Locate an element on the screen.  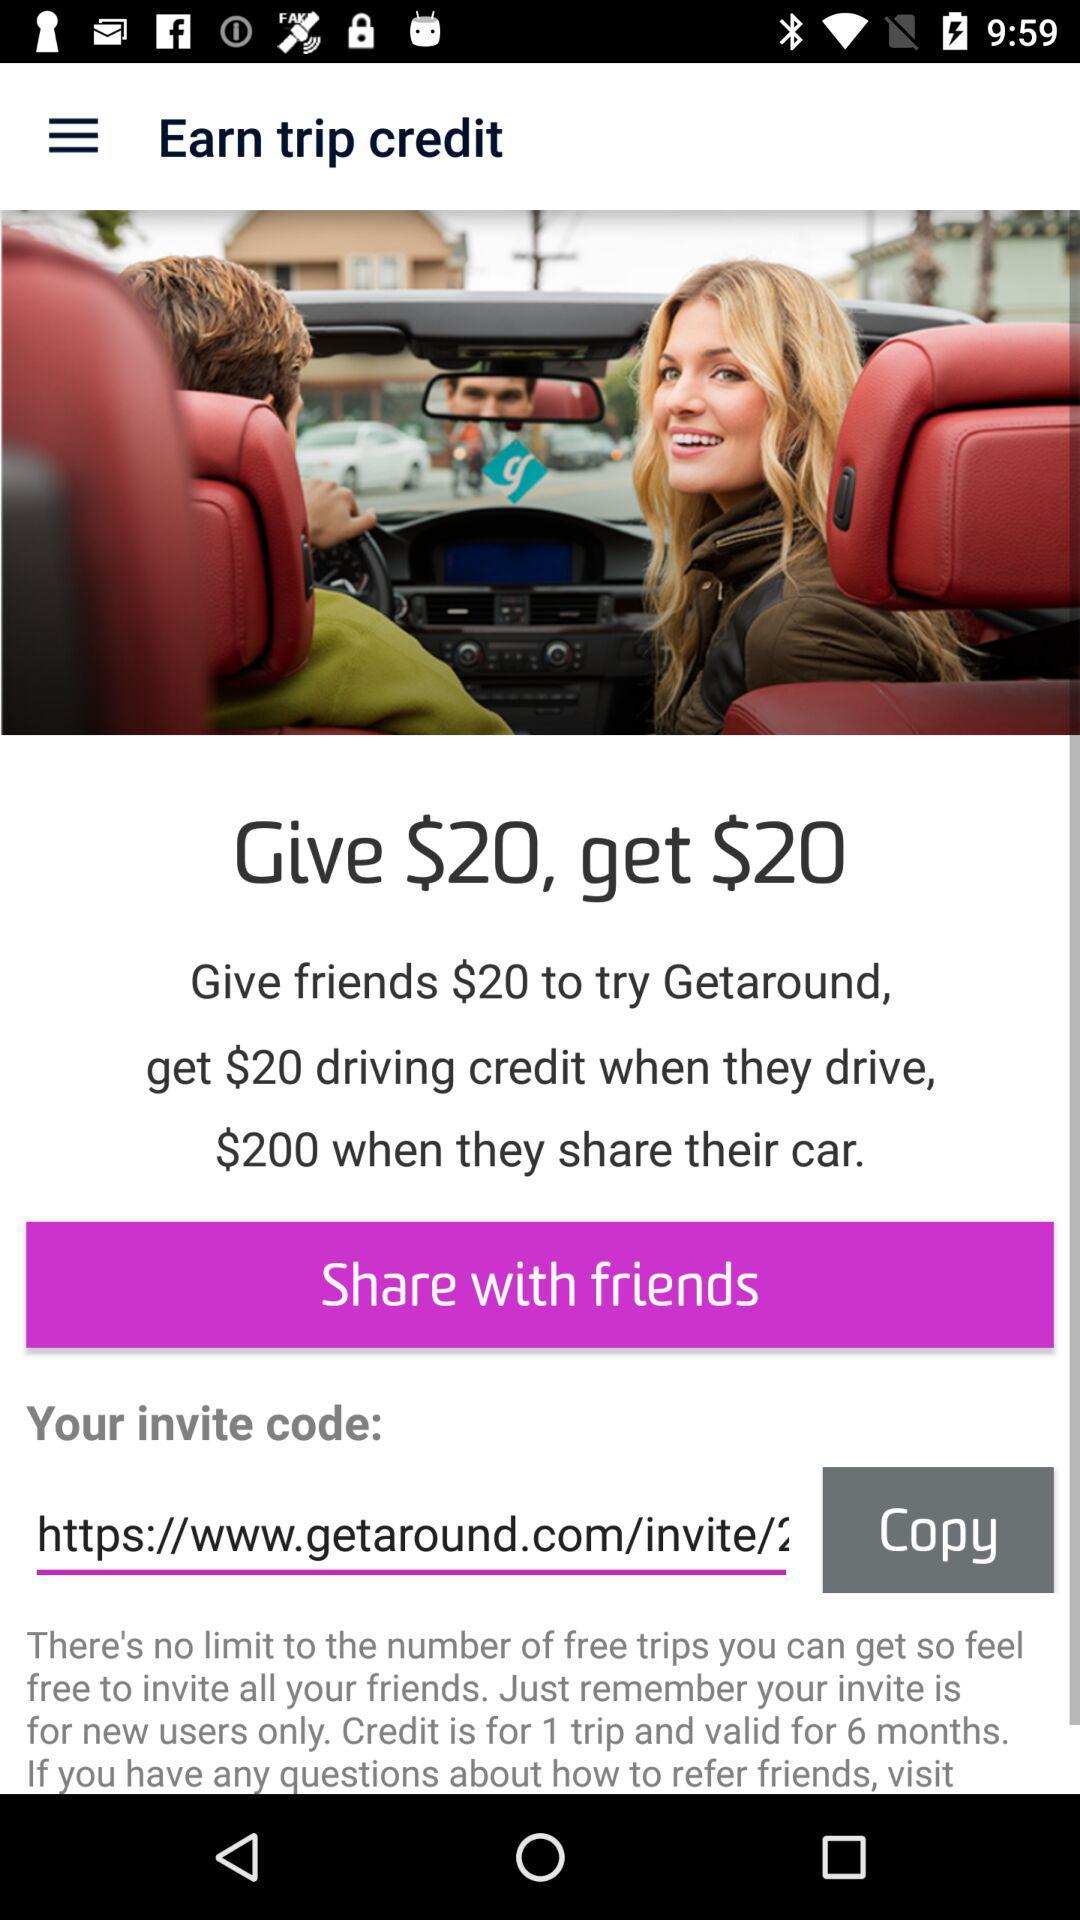
the icon below https www getaround is located at coordinates (540, 1705).